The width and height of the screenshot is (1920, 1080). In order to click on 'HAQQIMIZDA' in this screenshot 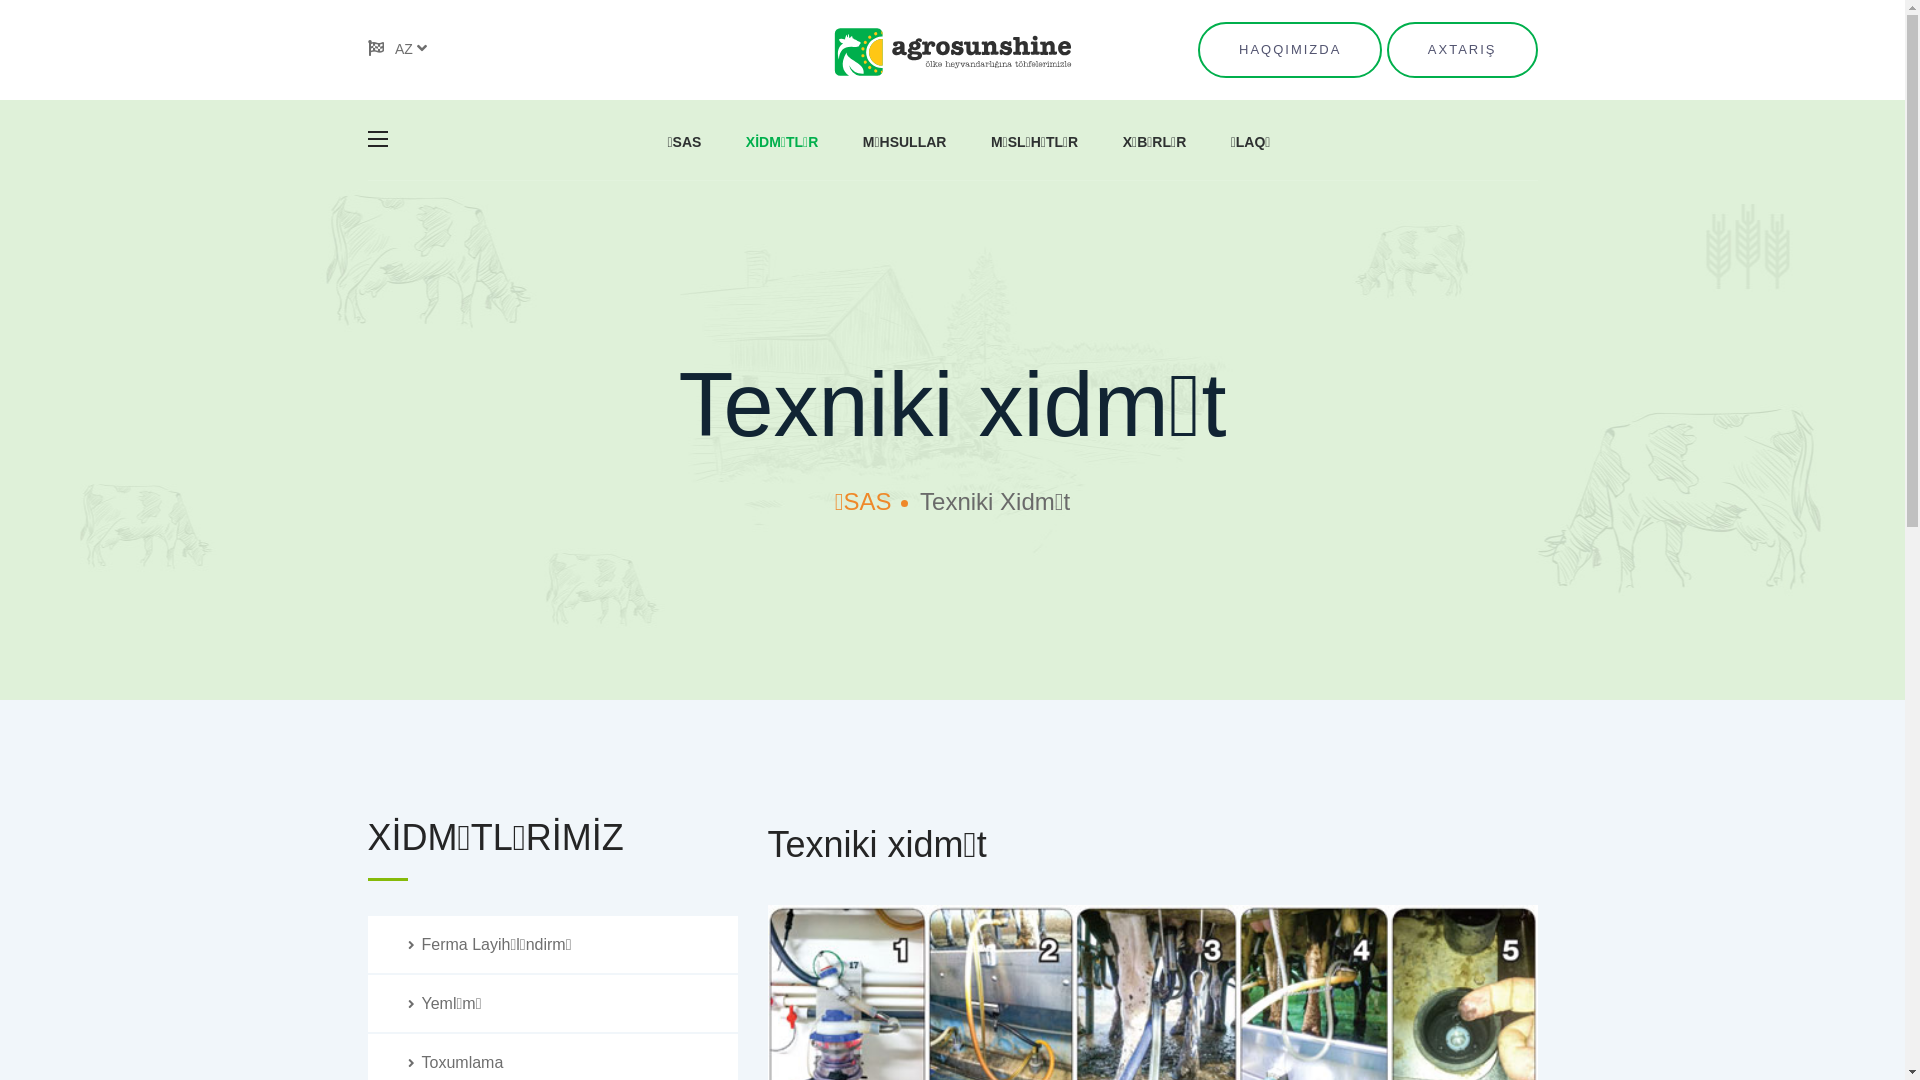, I will do `click(1290, 49)`.